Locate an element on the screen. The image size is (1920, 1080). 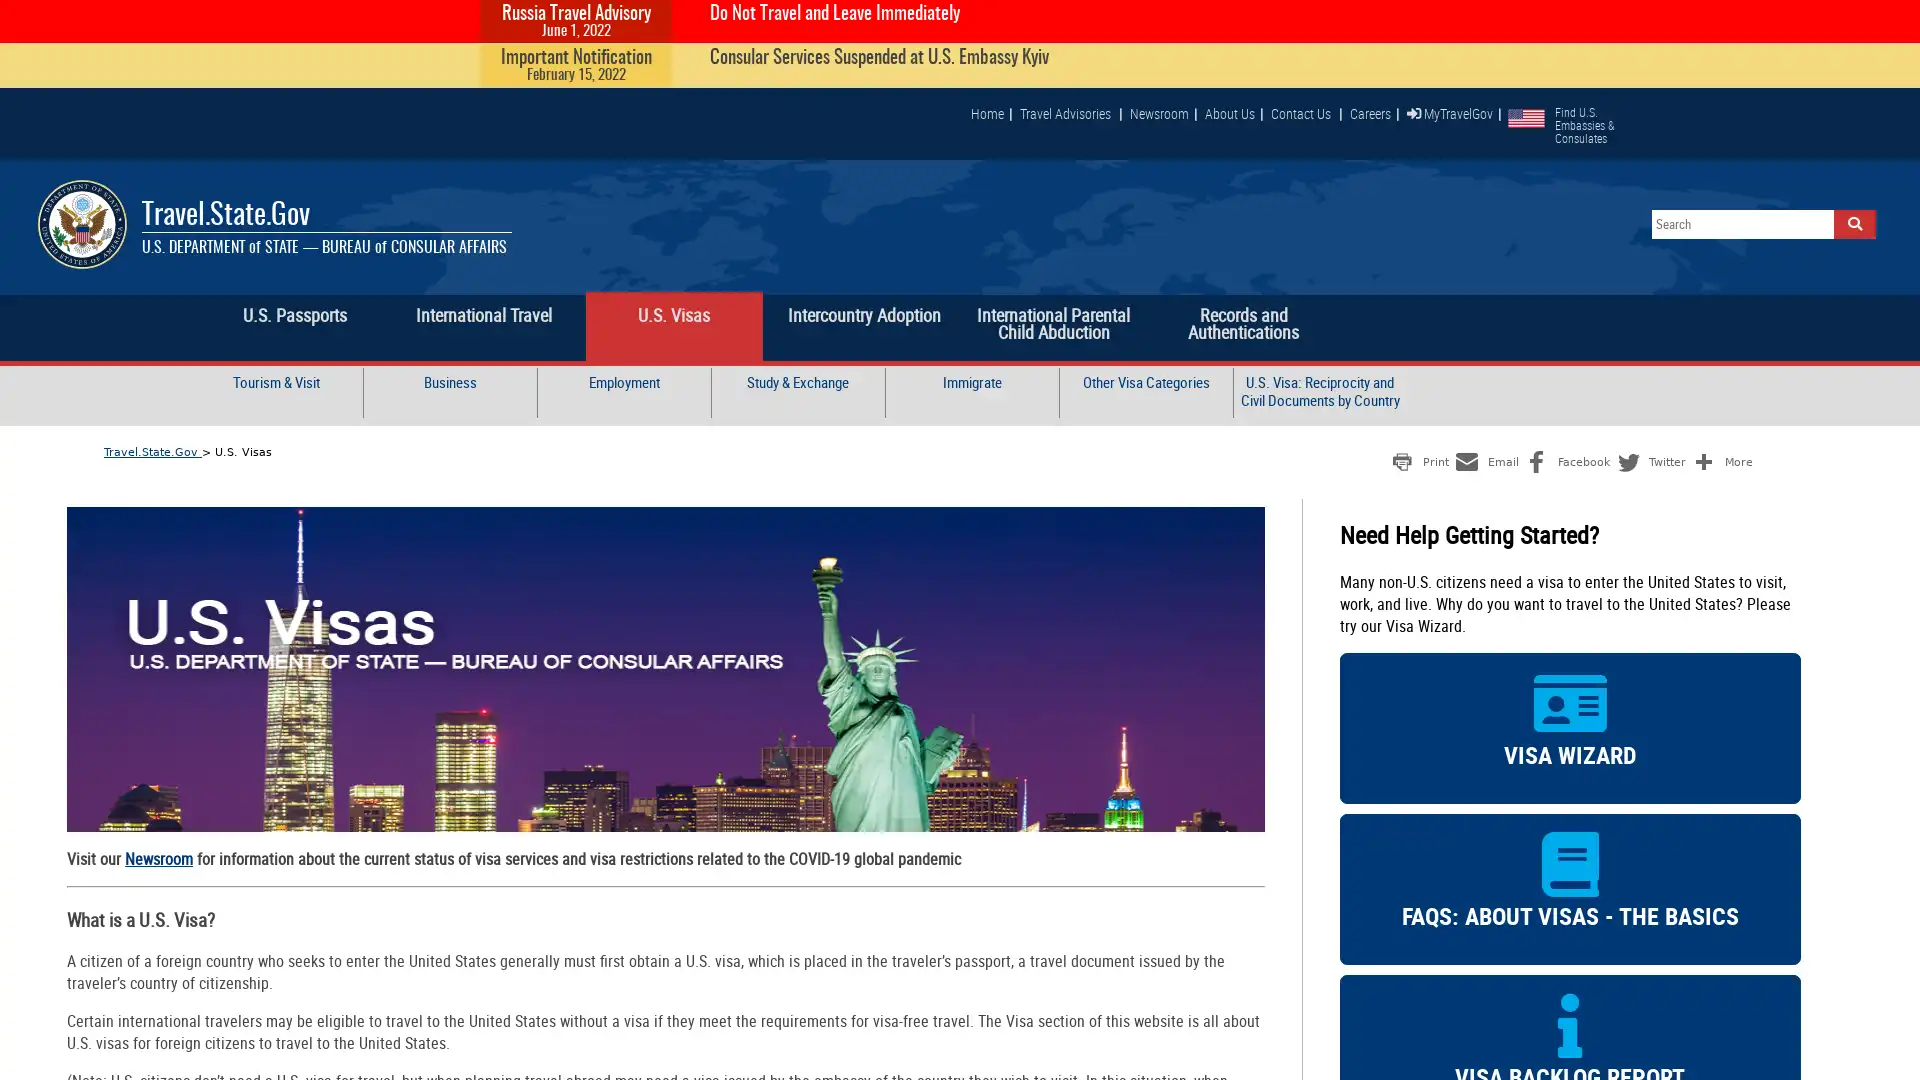
Share to More More is located at coordinates (1720, 461).